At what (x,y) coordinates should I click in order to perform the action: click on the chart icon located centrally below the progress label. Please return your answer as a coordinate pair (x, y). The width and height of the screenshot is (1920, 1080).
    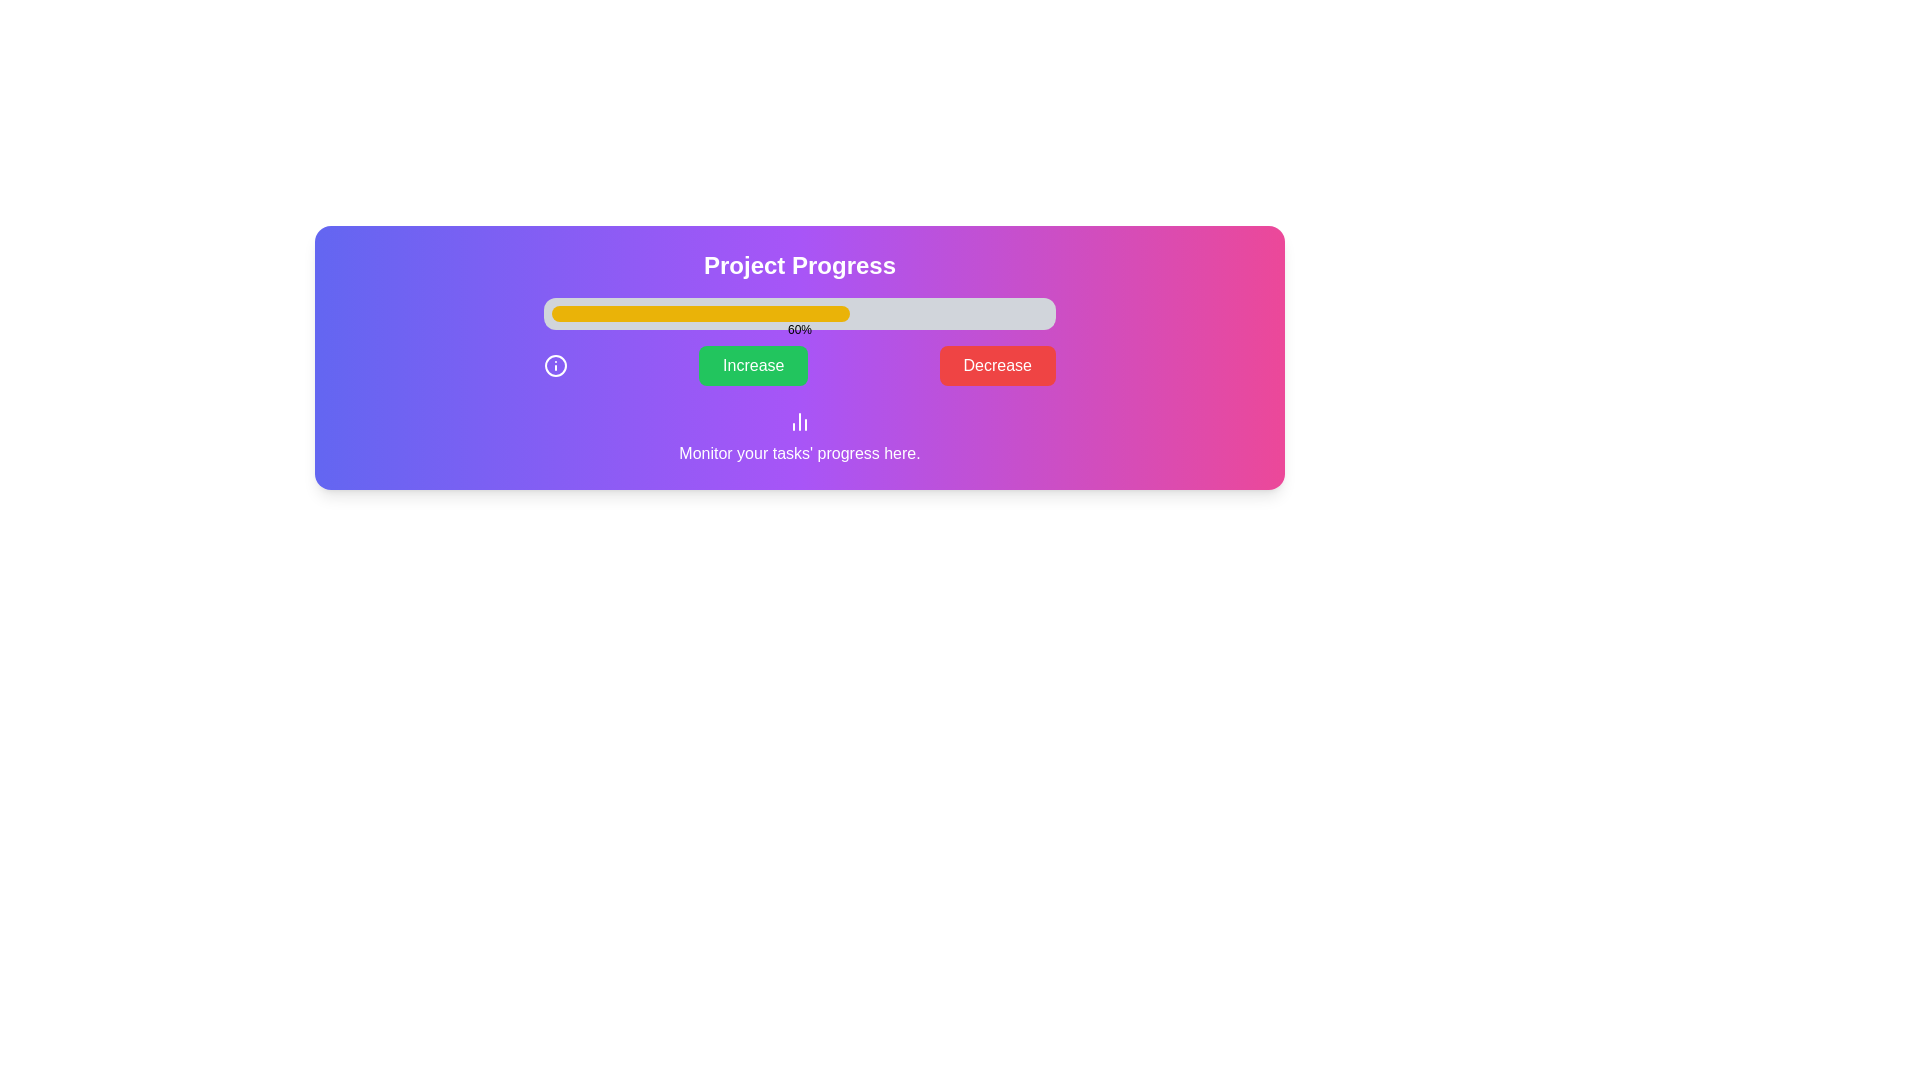
    Looking at the image, I should click on (800, 420).